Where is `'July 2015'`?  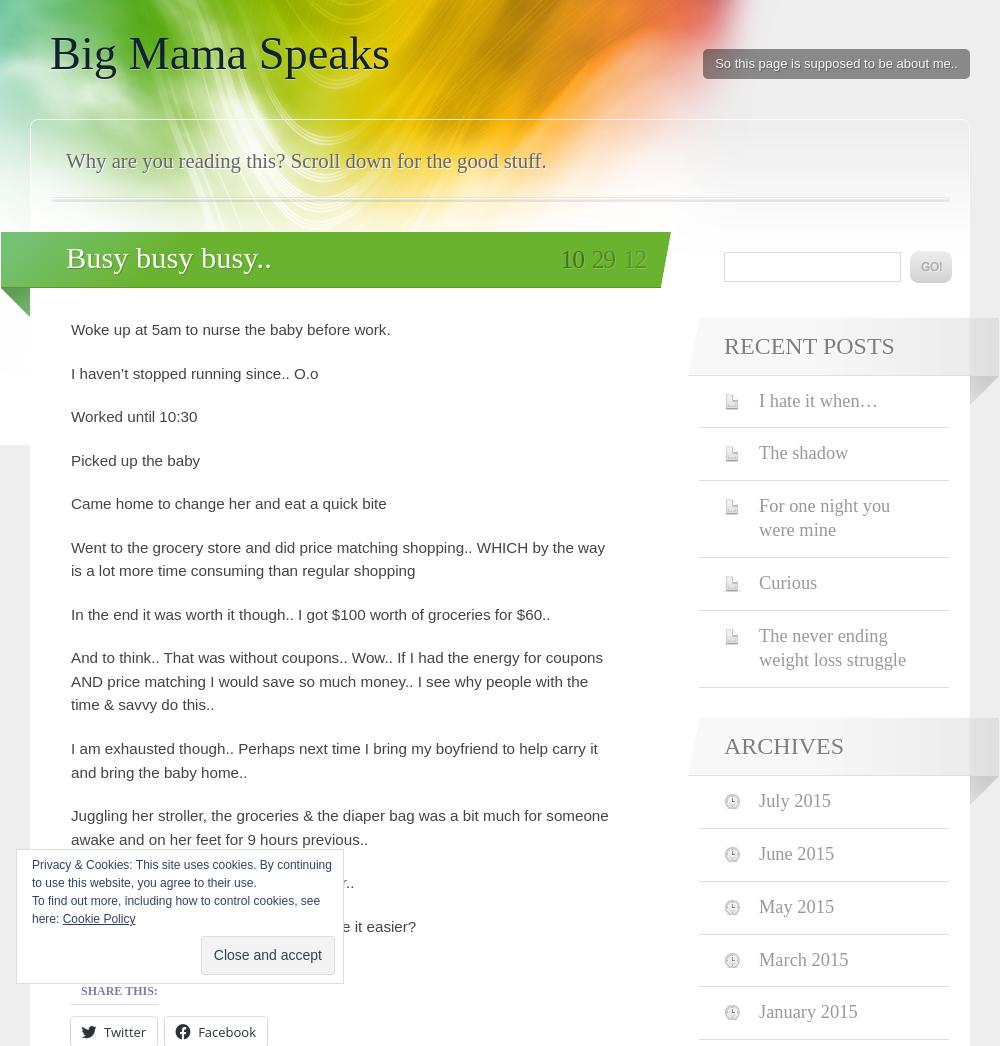 'July 2015' is located at coordinates (795, 799).